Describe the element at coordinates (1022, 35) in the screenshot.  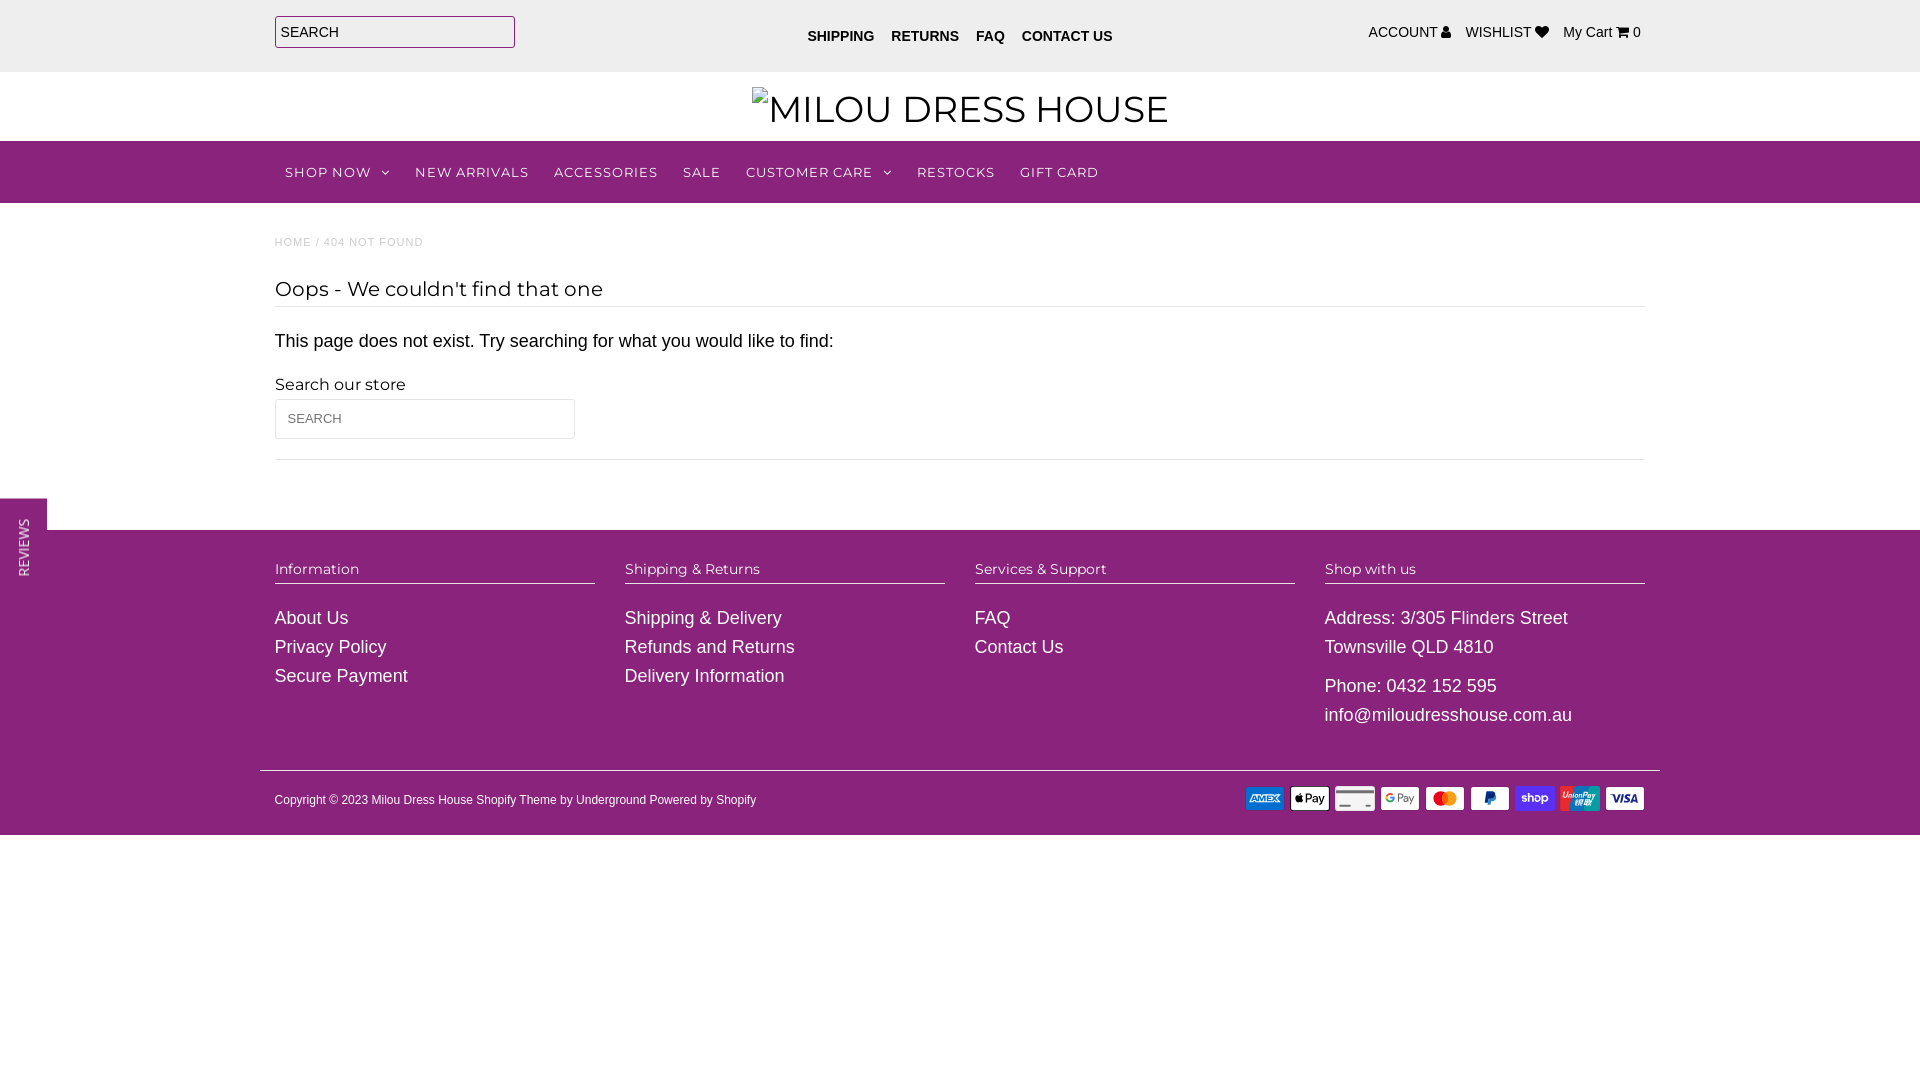
I see `'CONTACT US'` at that location.